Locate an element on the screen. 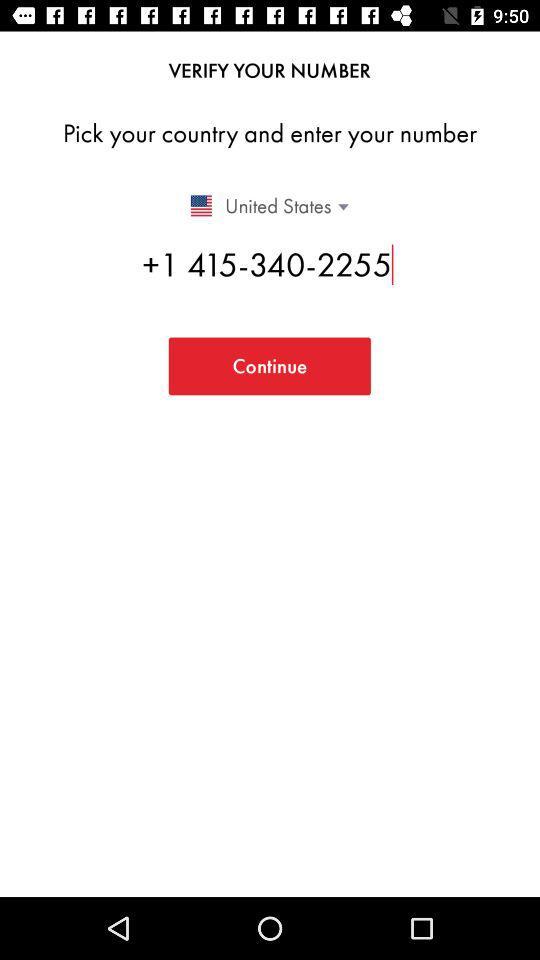  icon below 1 415 340 item is located at coordinates (269, 365).